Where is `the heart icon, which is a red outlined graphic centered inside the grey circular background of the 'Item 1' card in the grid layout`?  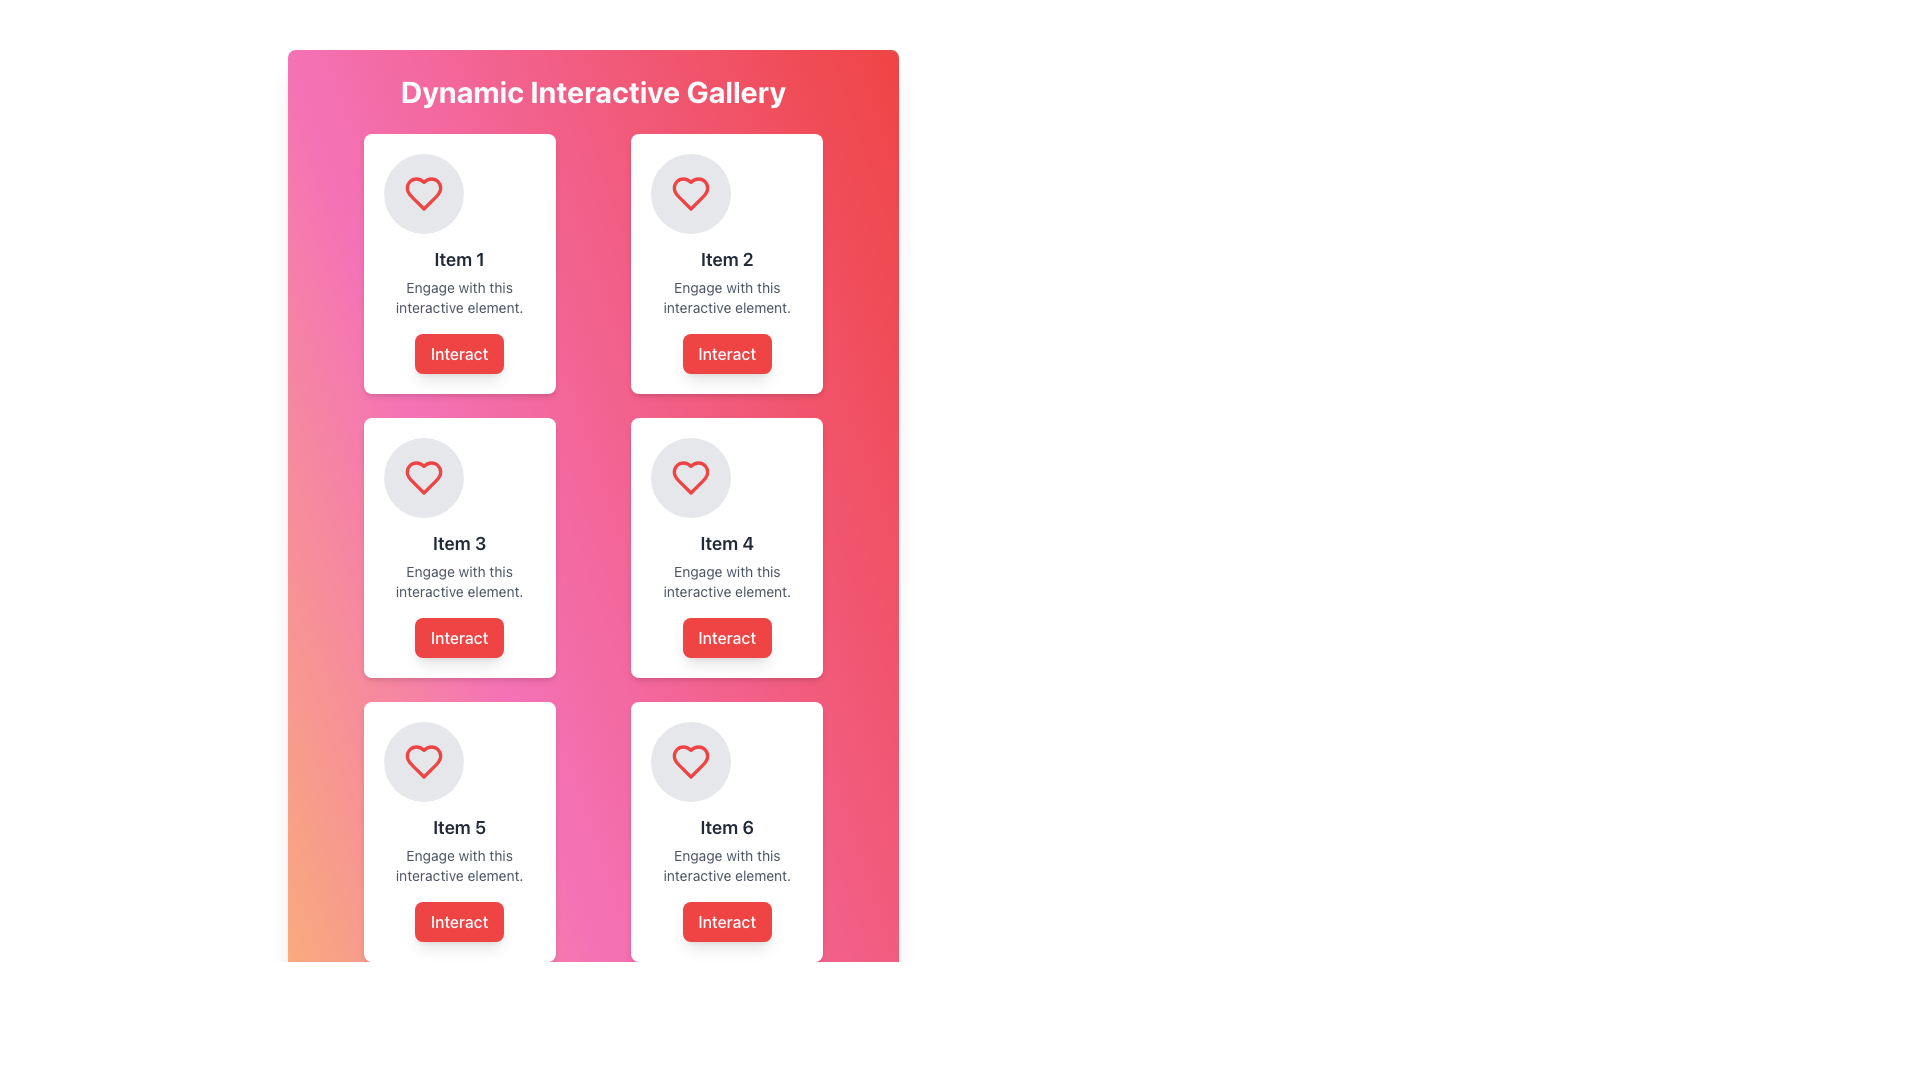
the heart icon, which is a red outlined graphic centered inside the grey circular background of the 'Item 1' card in the grid layout is located at coordinates (422, 193).